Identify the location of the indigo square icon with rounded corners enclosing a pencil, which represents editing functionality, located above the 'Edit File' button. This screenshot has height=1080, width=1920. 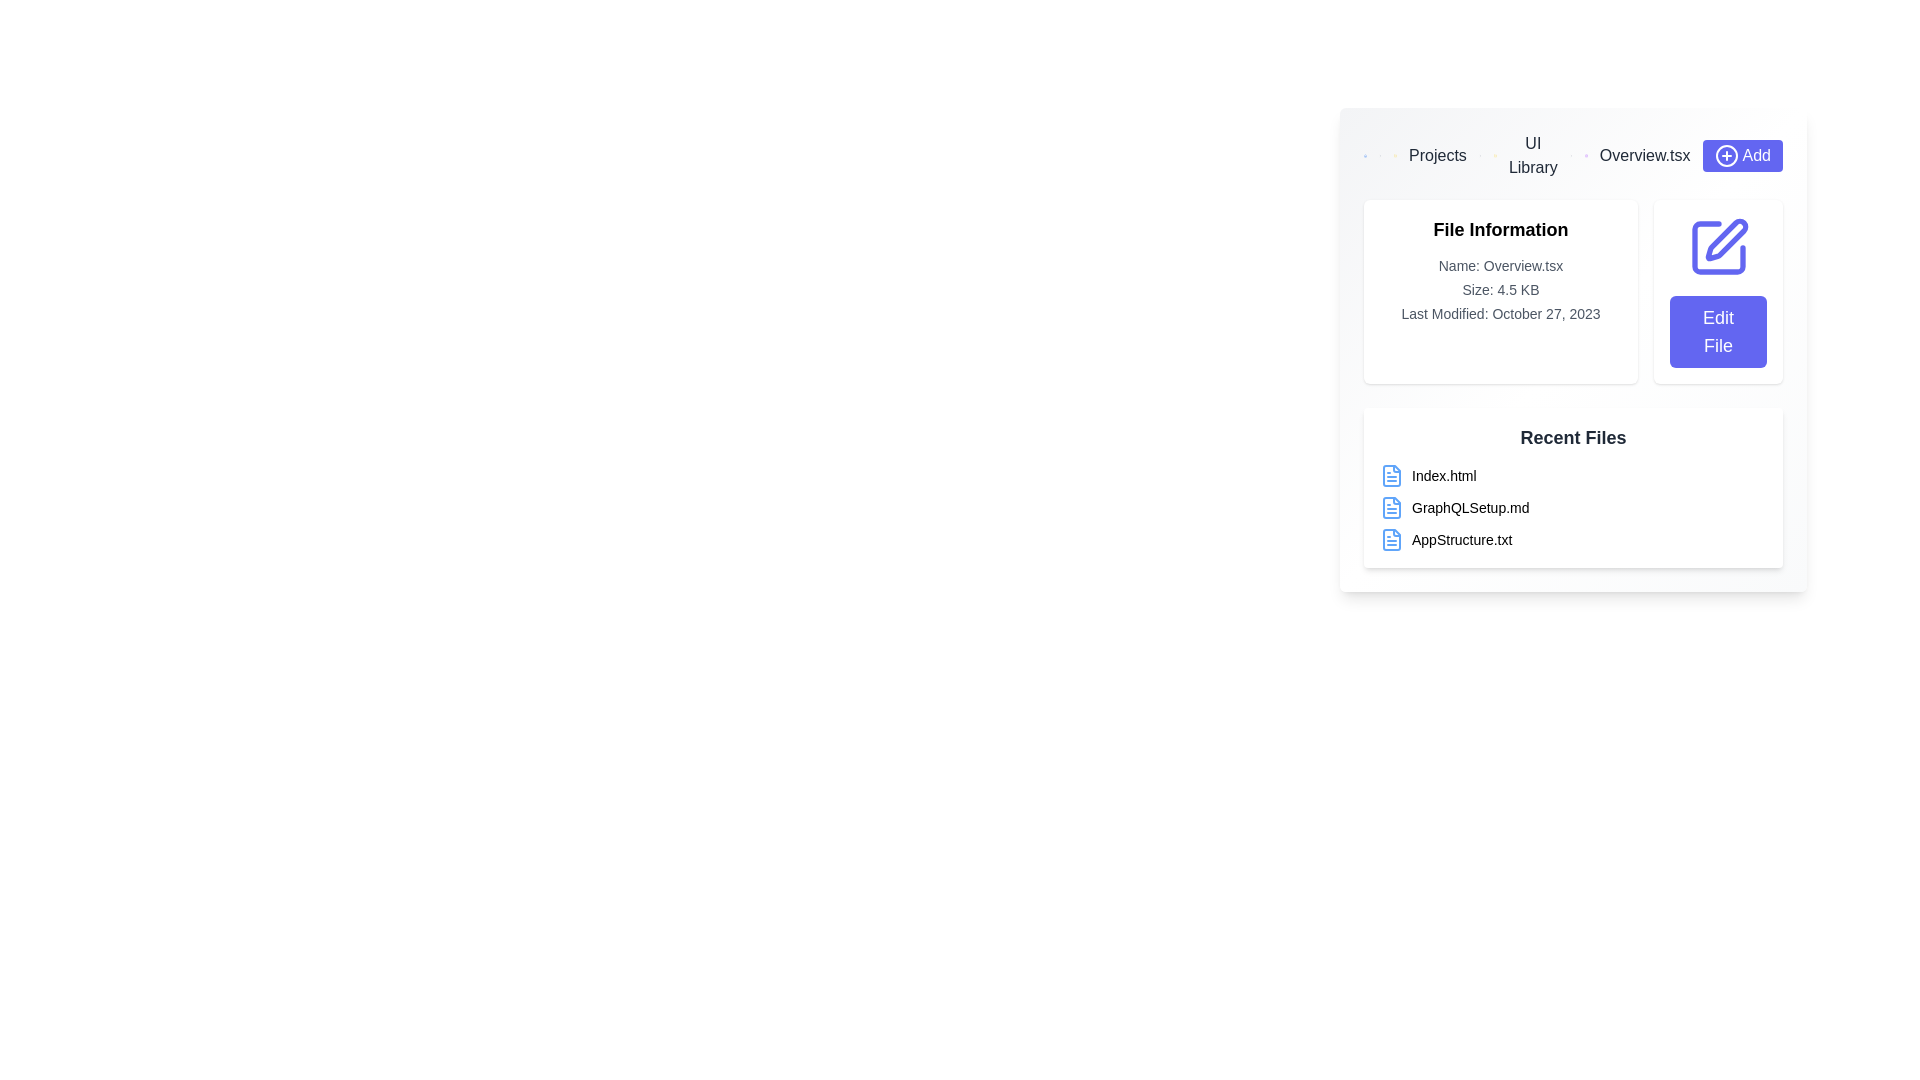
(1717, 246).